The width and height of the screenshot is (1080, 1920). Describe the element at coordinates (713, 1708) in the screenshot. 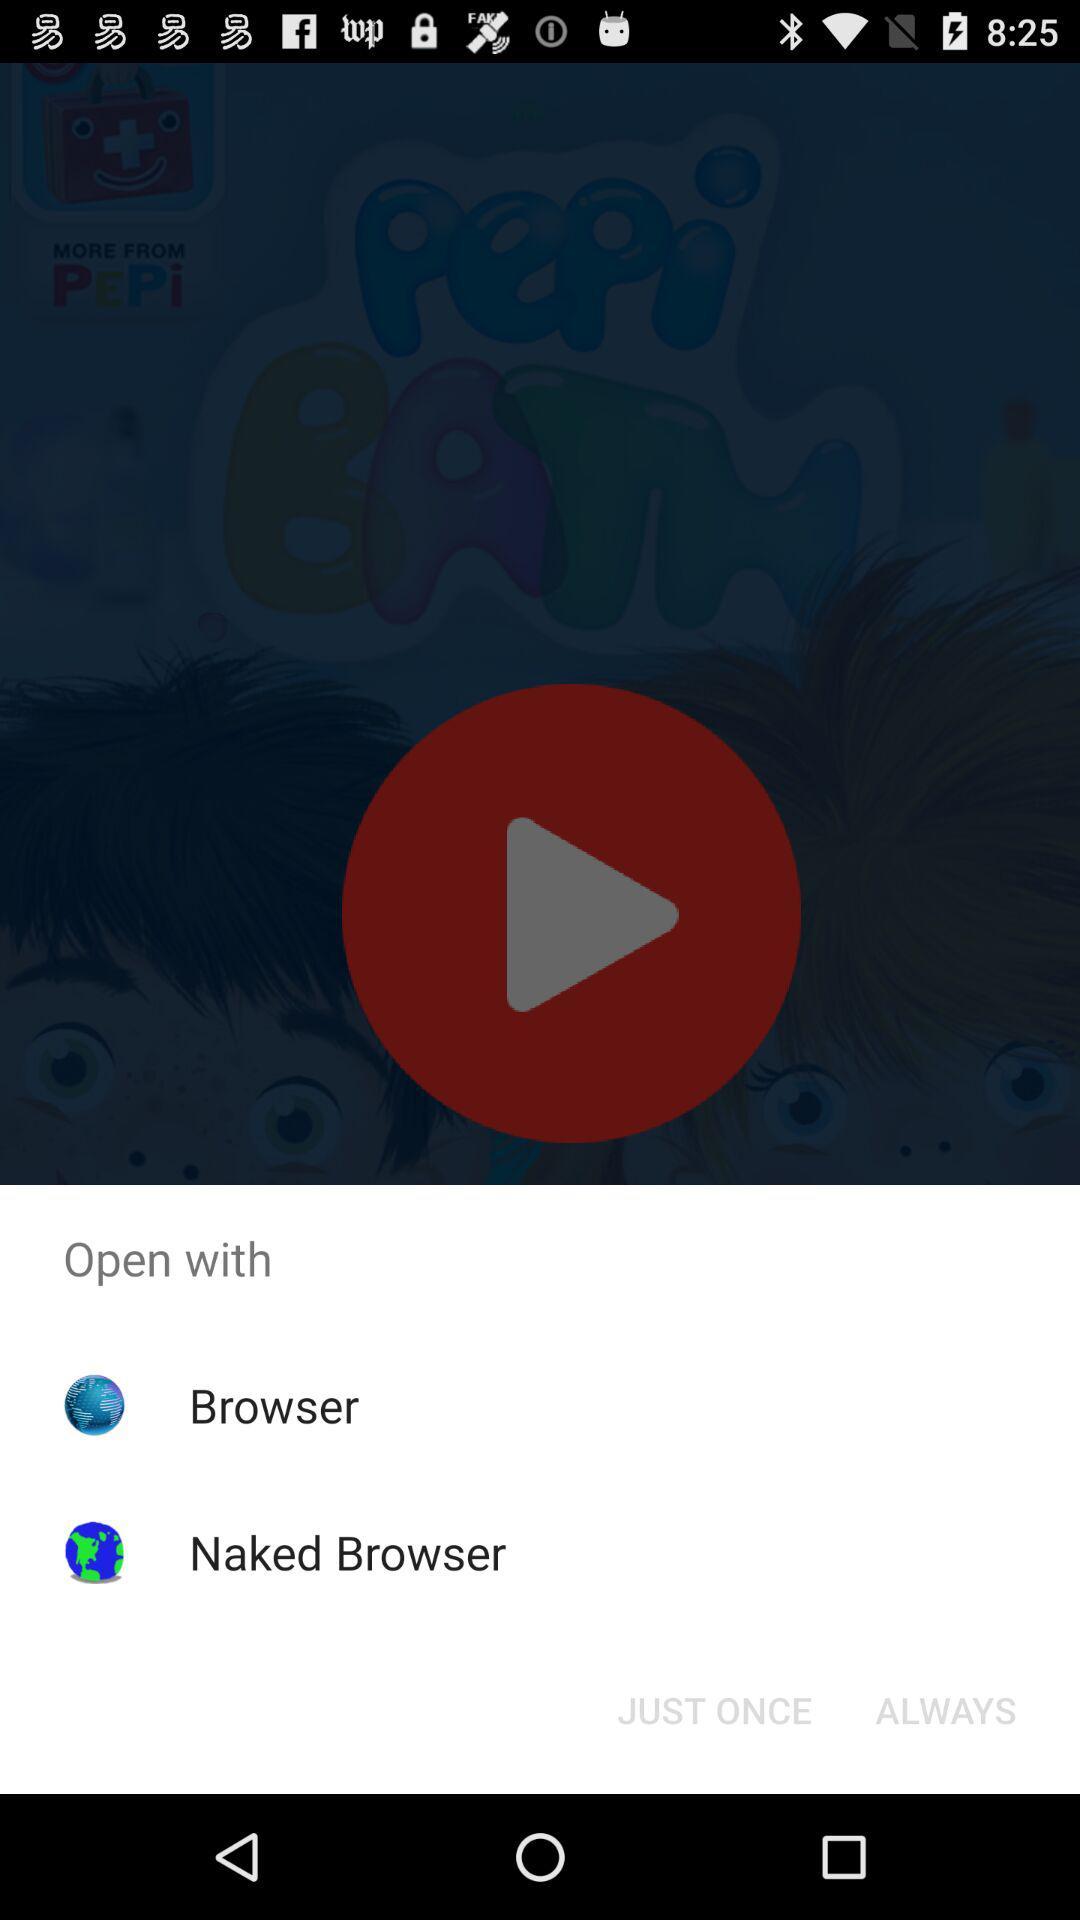

I see `button at the bottom` at that location.